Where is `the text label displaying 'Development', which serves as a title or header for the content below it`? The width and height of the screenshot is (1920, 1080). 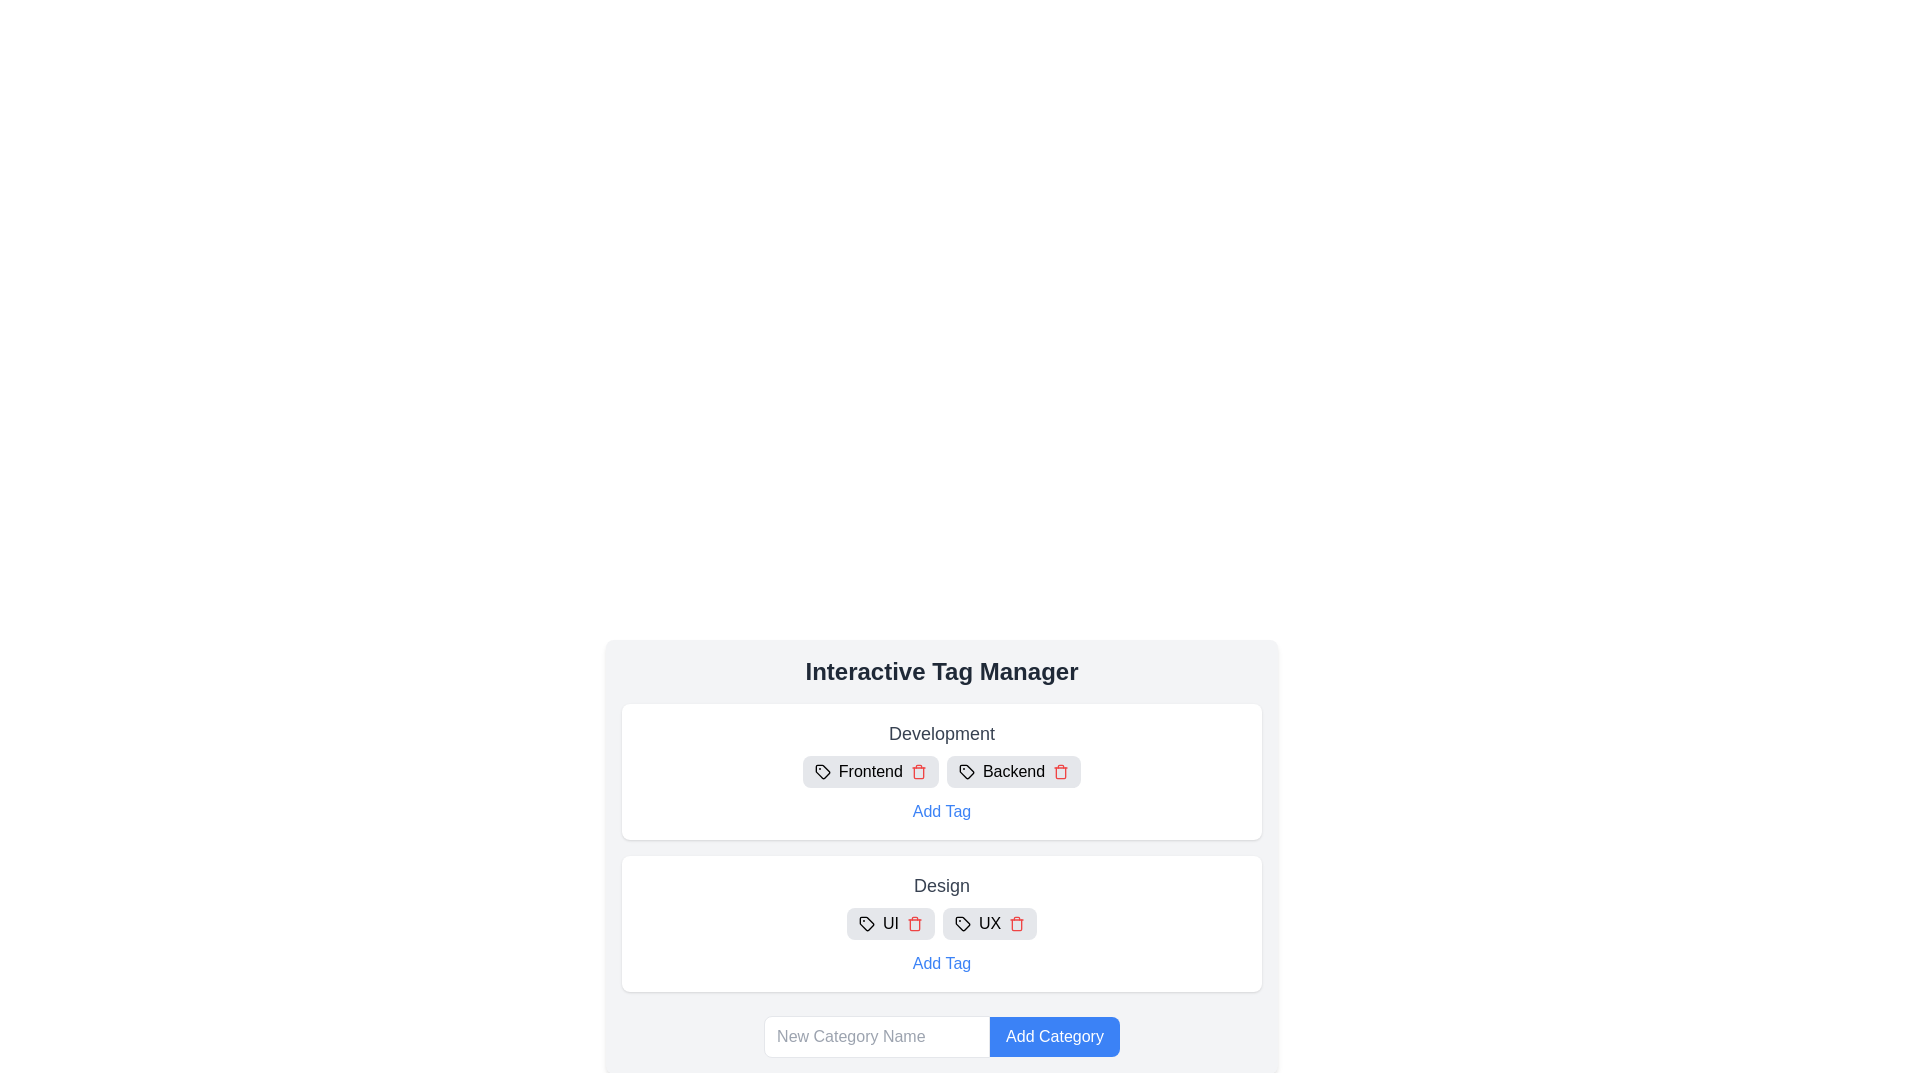
the text label displaying 'Development', which serves as a title or header for the content below it is located at coordinates (940, 733).